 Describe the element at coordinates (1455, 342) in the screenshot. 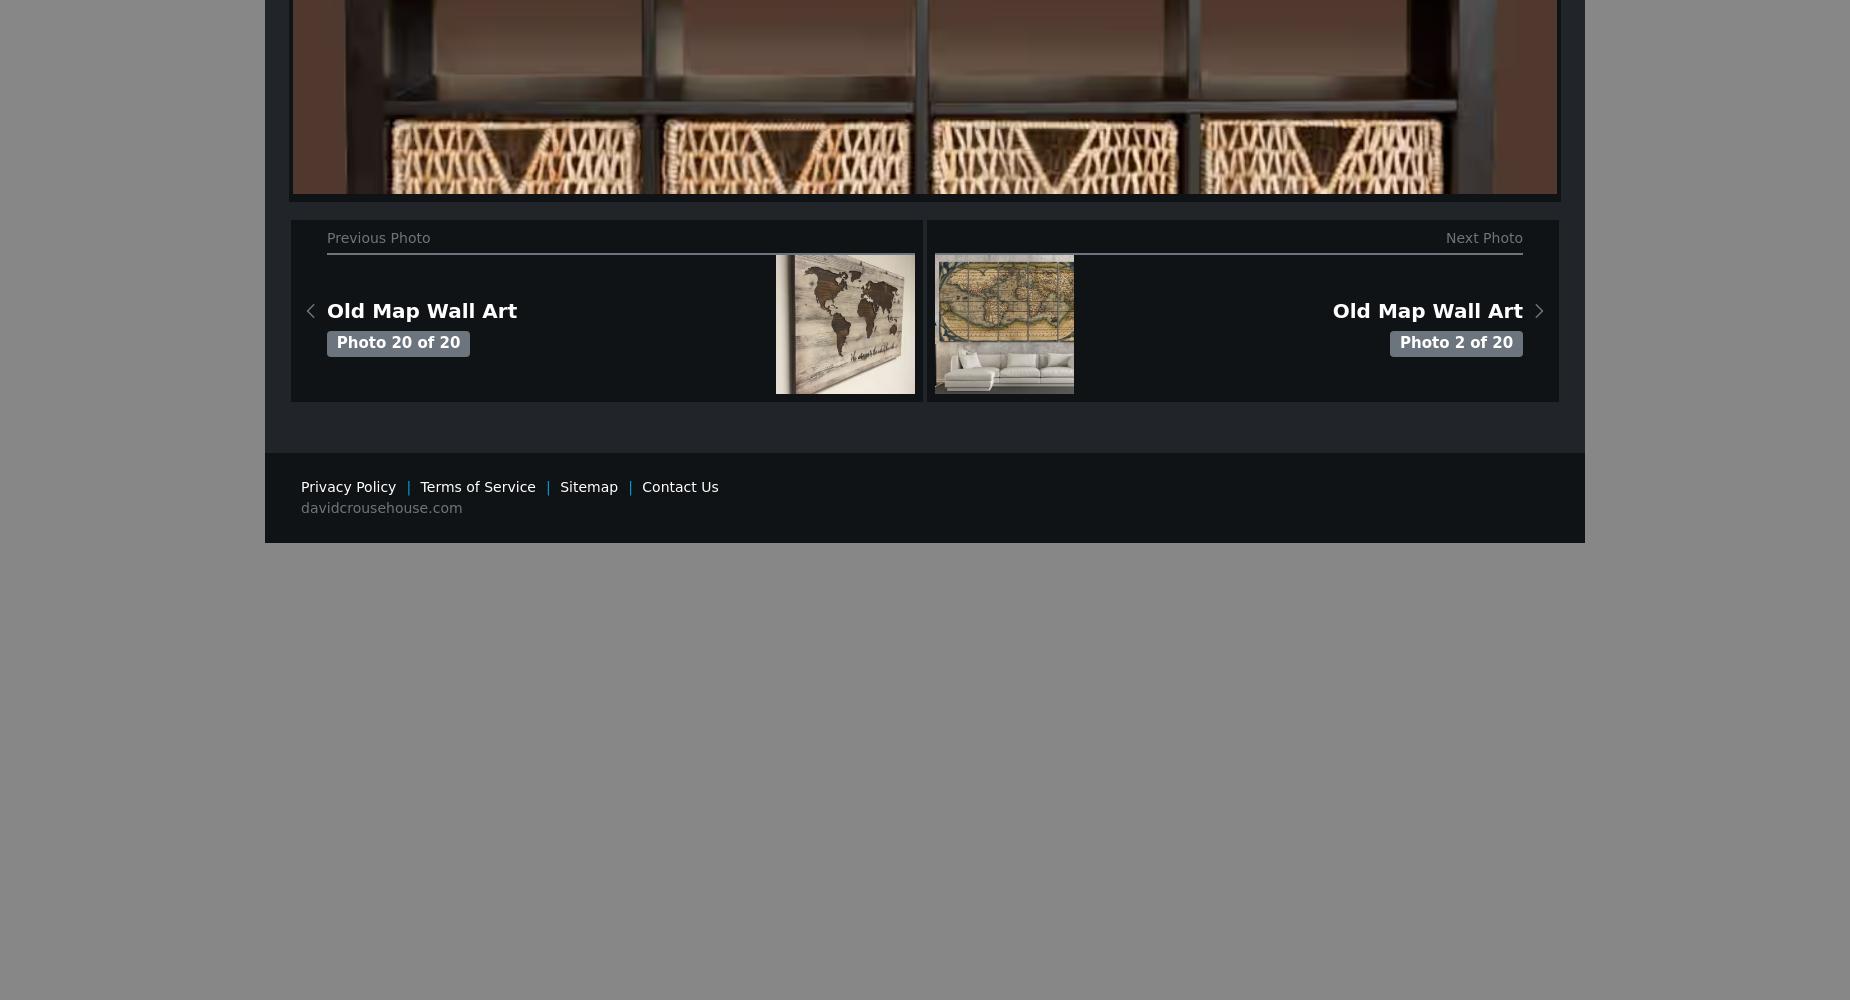

I see `'Photo 2 of 20'` at that location.